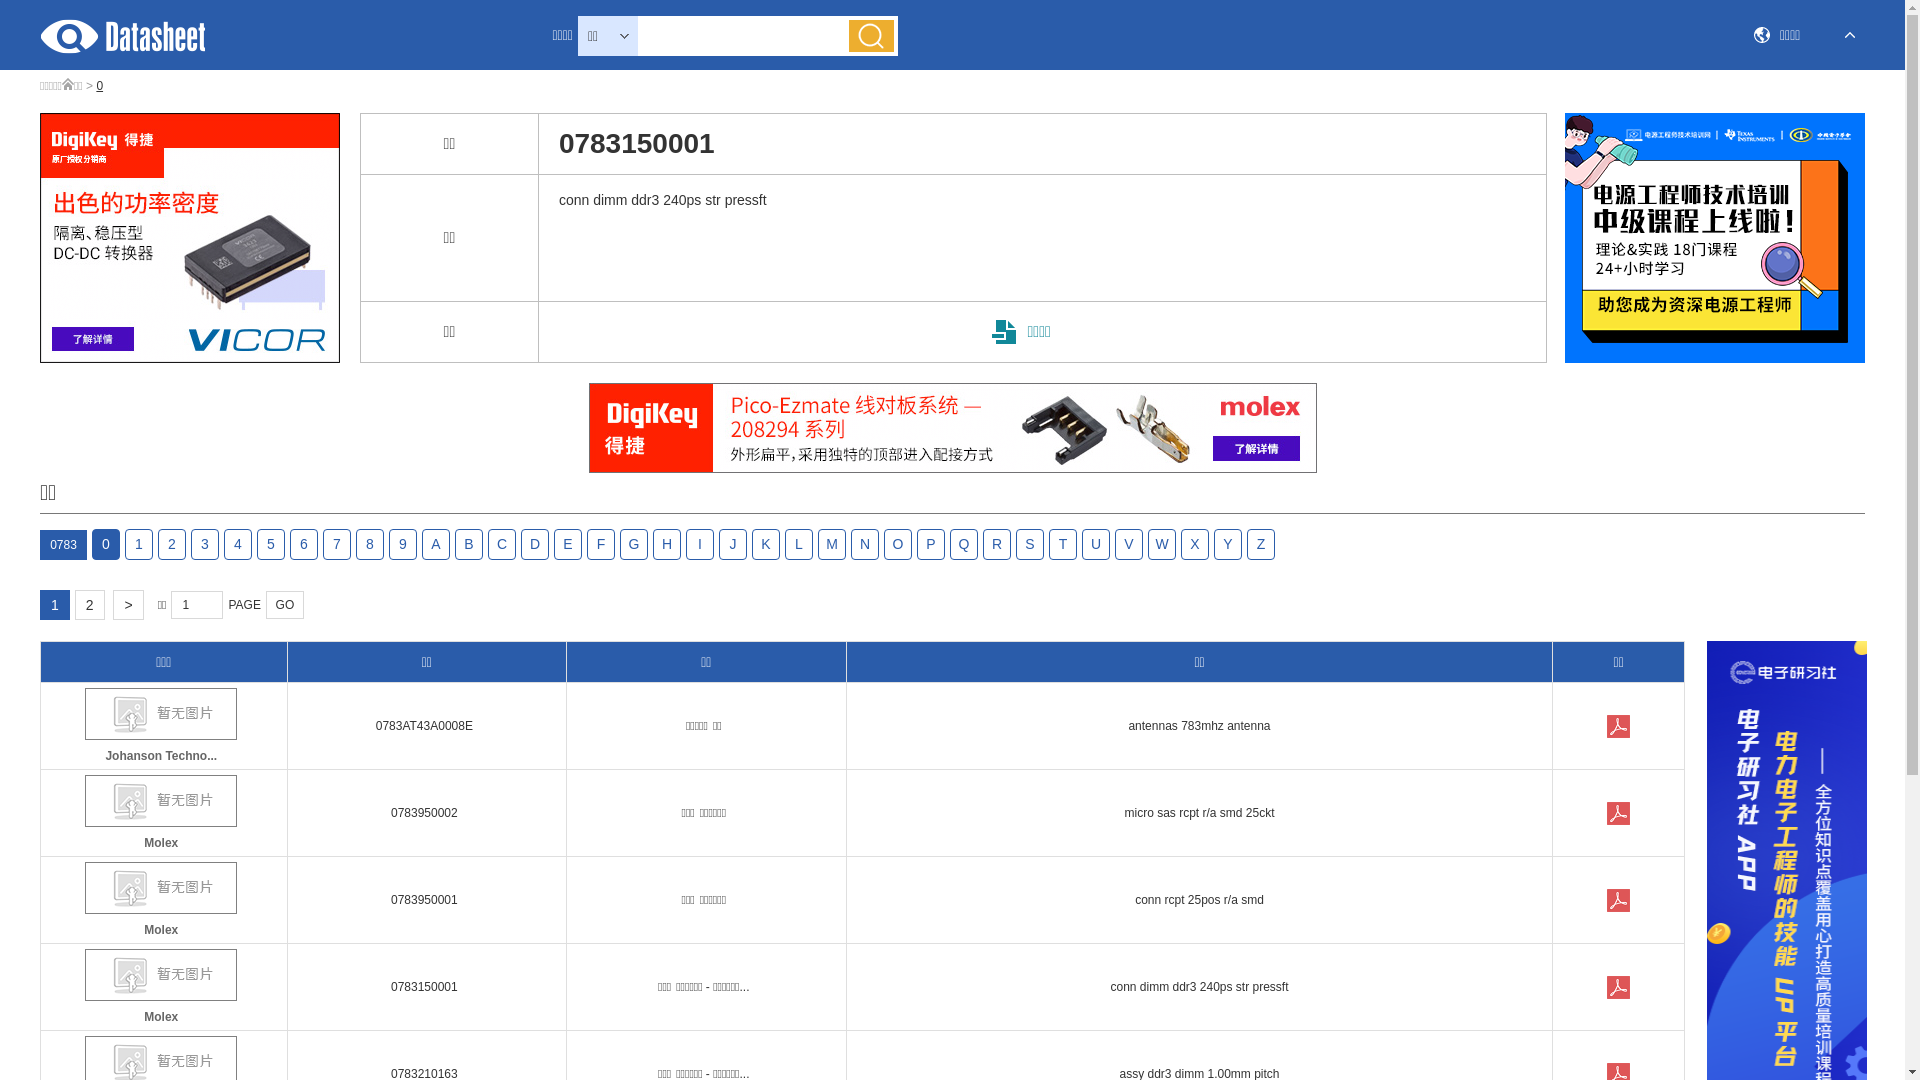  What do you see at coordinates (850, 544) in the screenshot?
I see `'N'` at bounding box center [850, 544].